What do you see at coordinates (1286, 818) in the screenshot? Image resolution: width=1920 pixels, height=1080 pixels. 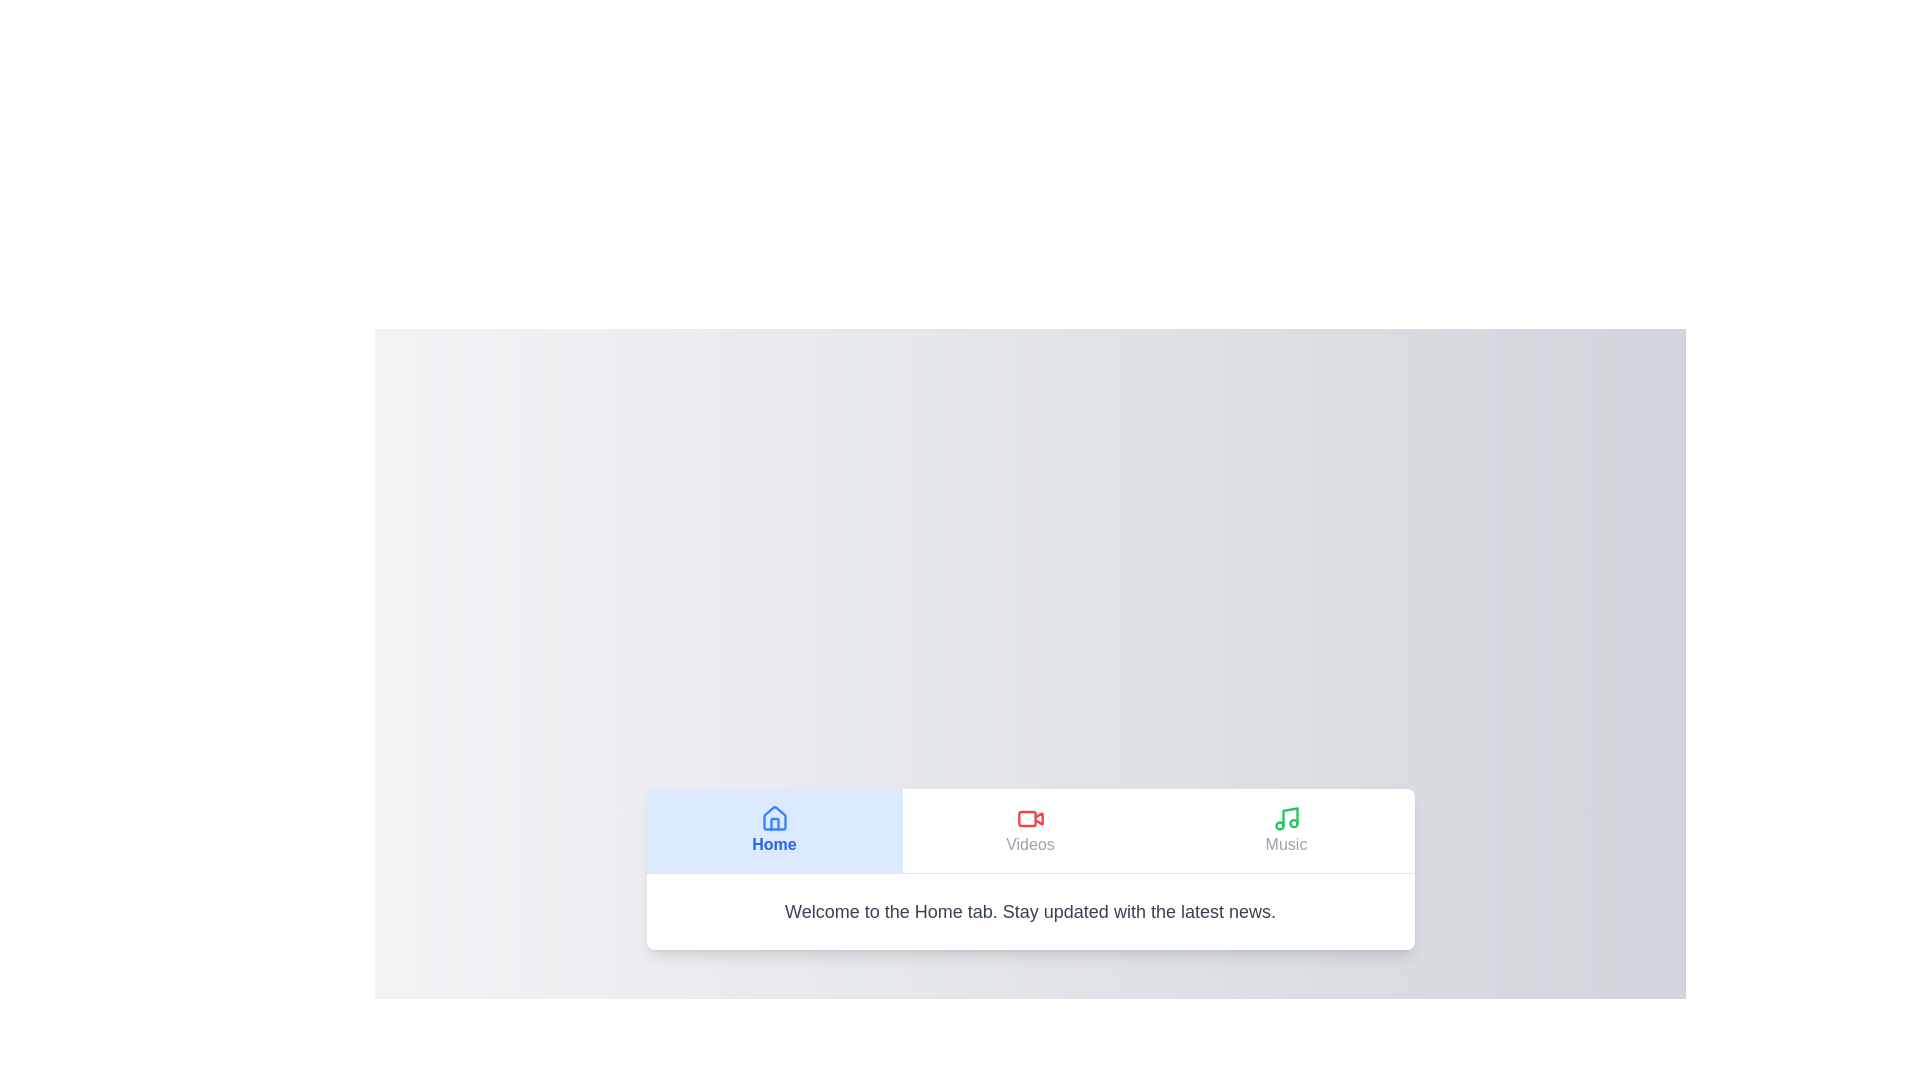 I see `the Music icon to activate the corresponding tab` at bounding box center [1286, 818].